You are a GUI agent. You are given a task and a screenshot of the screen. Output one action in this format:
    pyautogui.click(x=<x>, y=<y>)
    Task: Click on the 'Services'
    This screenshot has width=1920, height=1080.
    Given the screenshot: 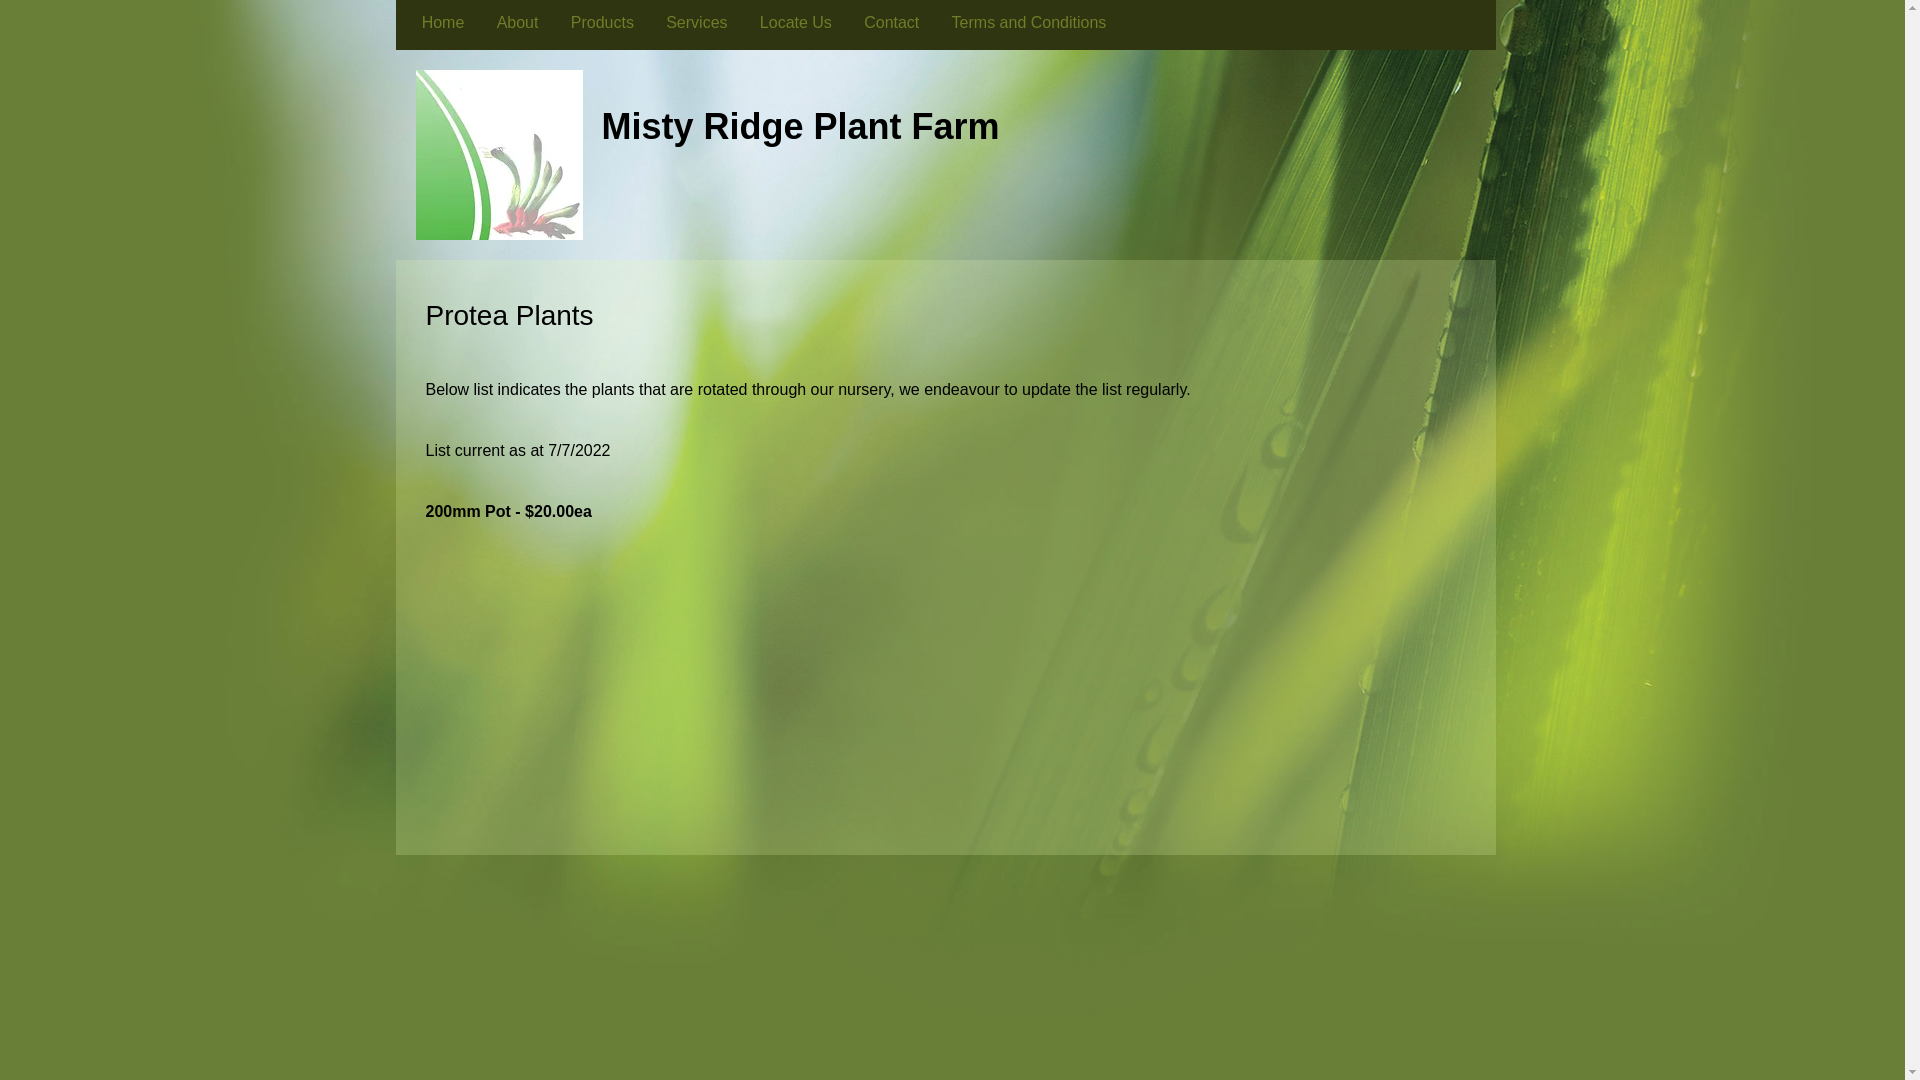 What is the action you would take?
    pyautogui.click(x=696, y=23)
    